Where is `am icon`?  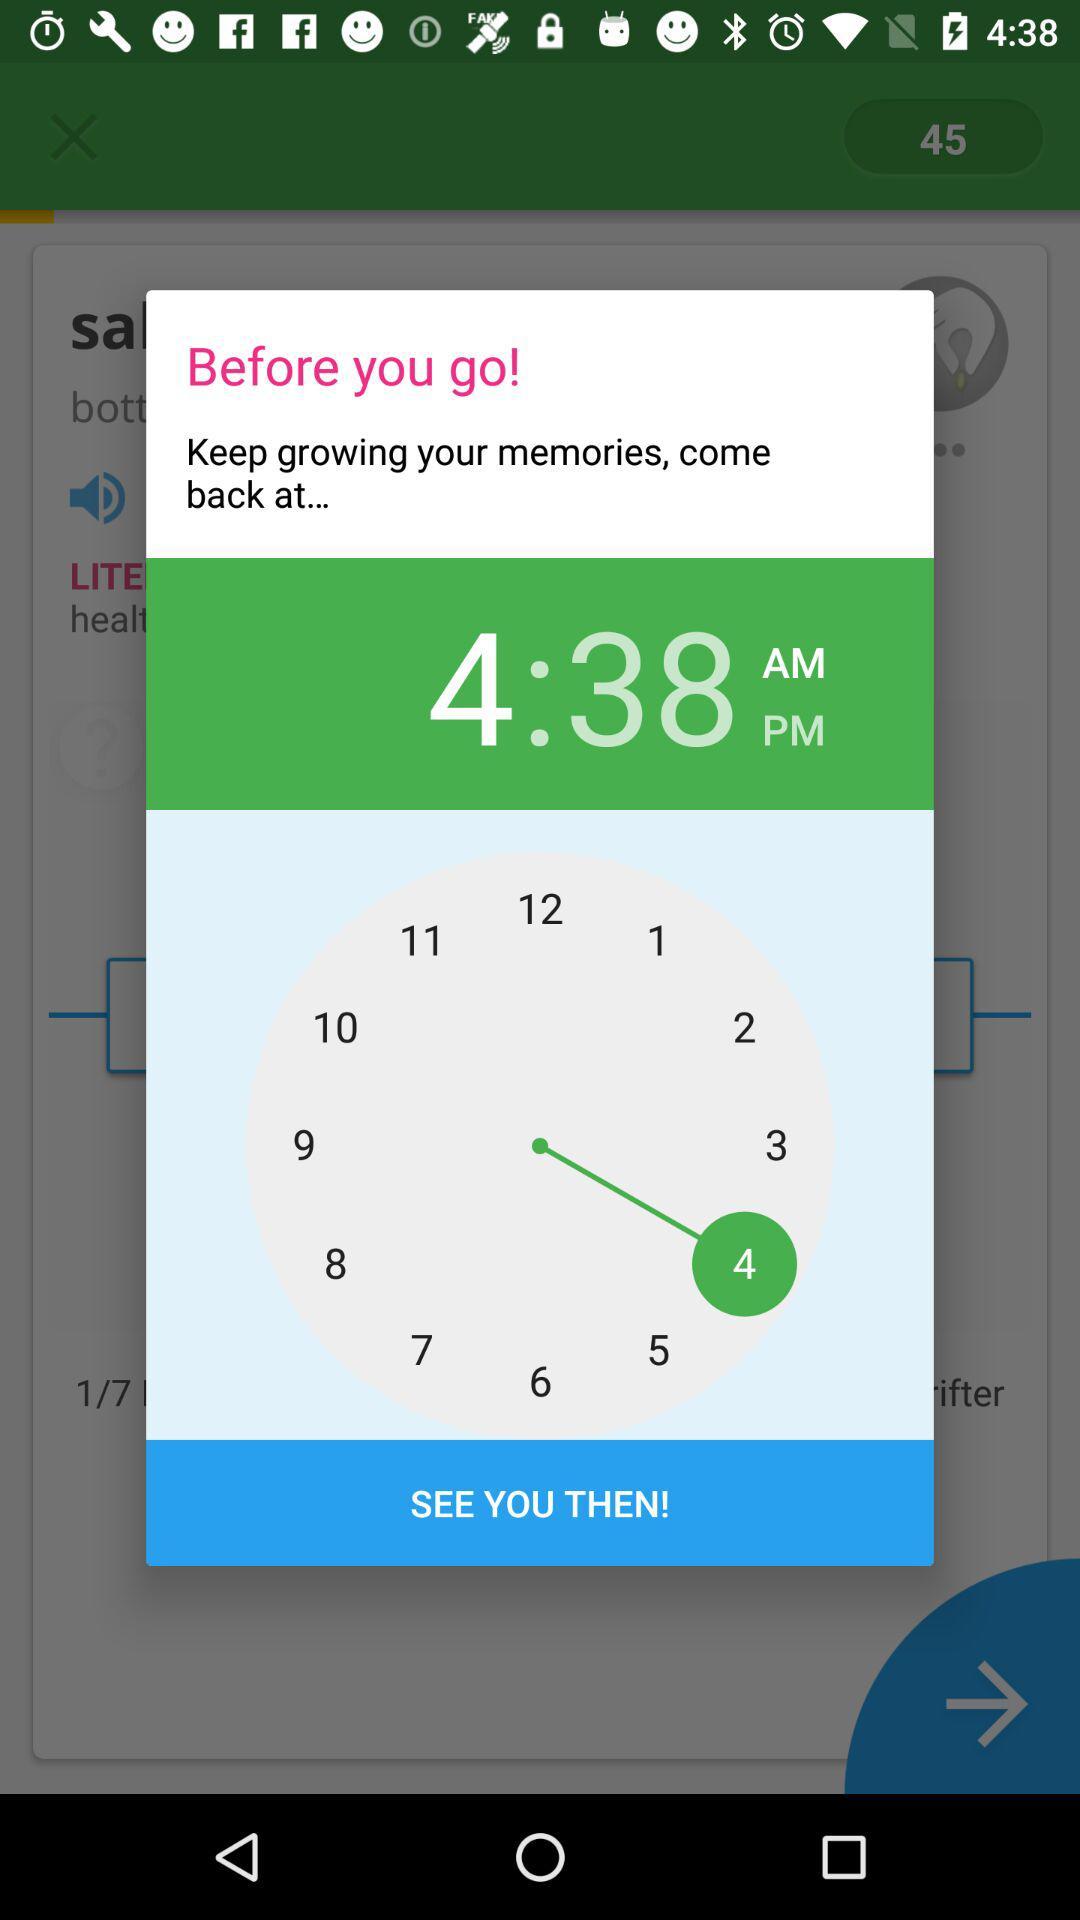
am icon is located at coordinates (793, 656).